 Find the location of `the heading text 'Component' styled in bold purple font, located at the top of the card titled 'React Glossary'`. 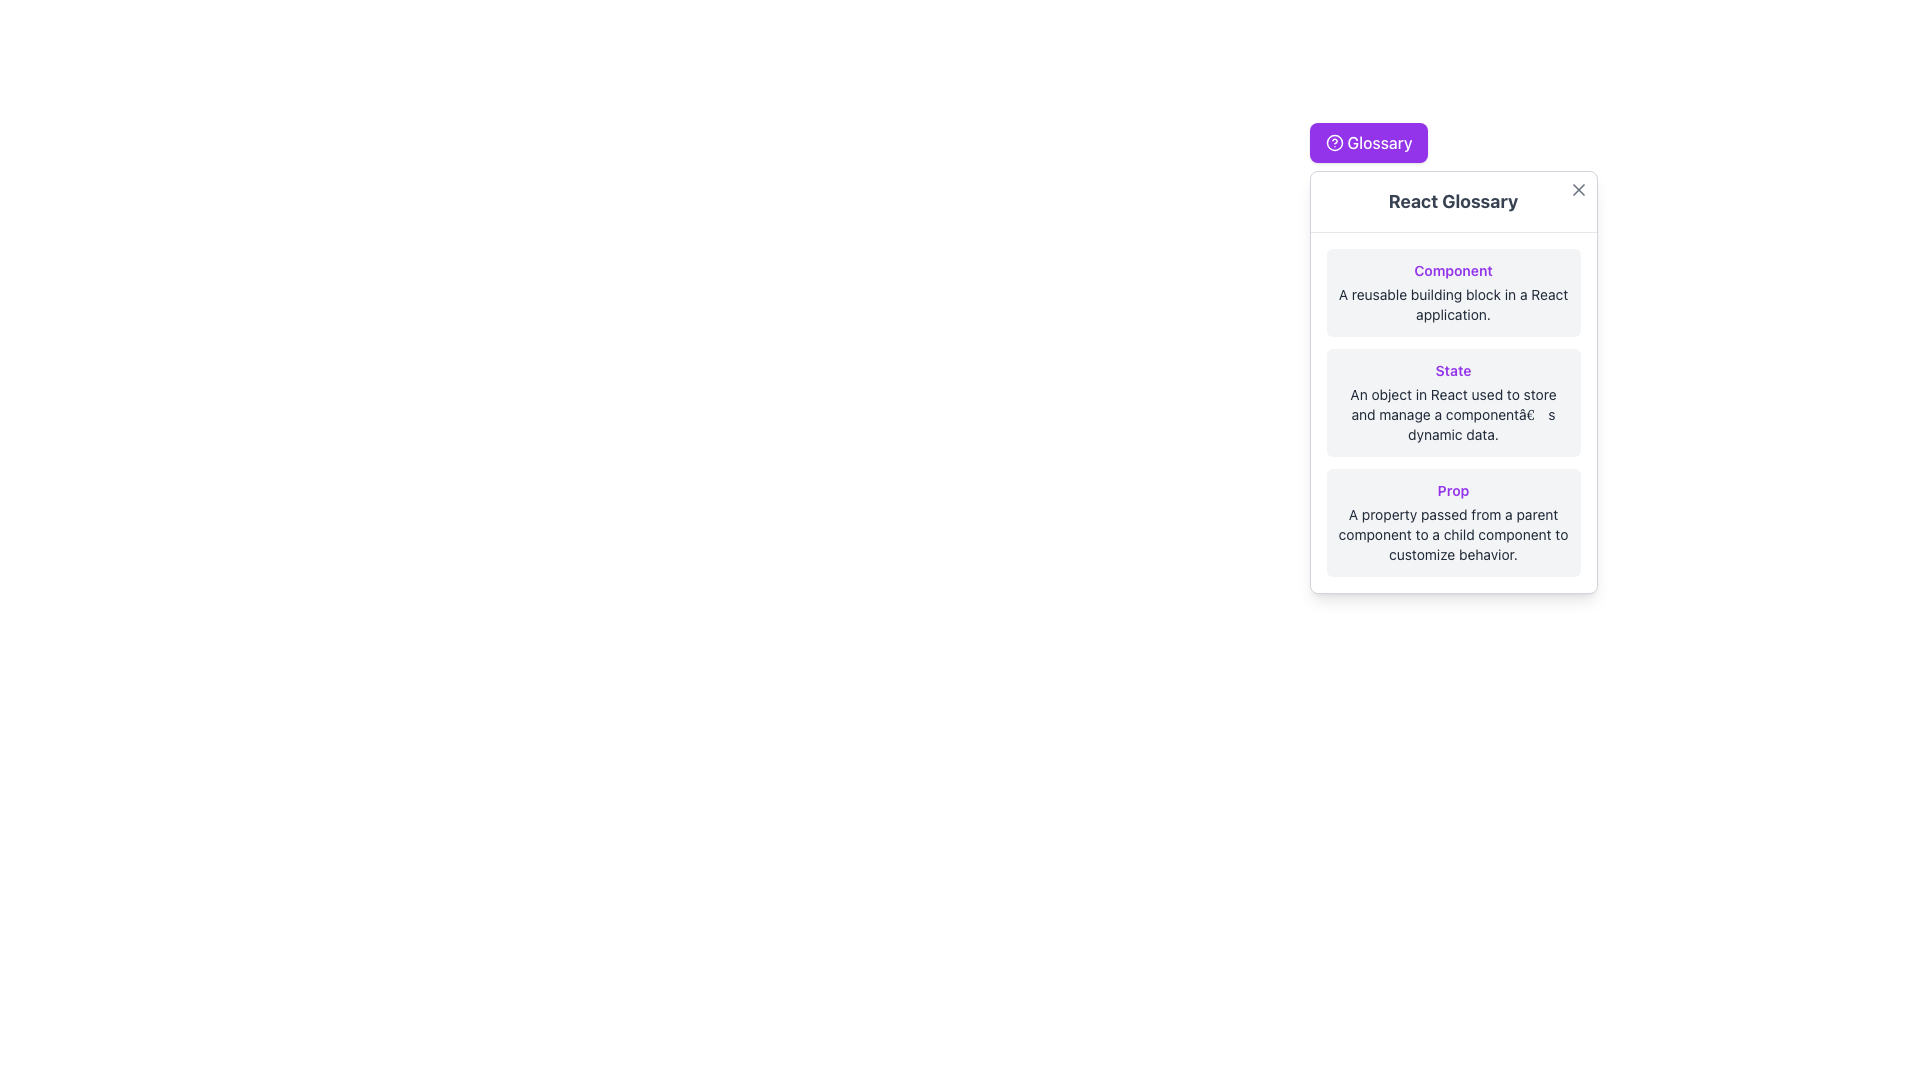

the heading text 'Component' styled in bold purple font, located at the top of the card titled 'React Glossary' is located at coordinates (1453, 270).